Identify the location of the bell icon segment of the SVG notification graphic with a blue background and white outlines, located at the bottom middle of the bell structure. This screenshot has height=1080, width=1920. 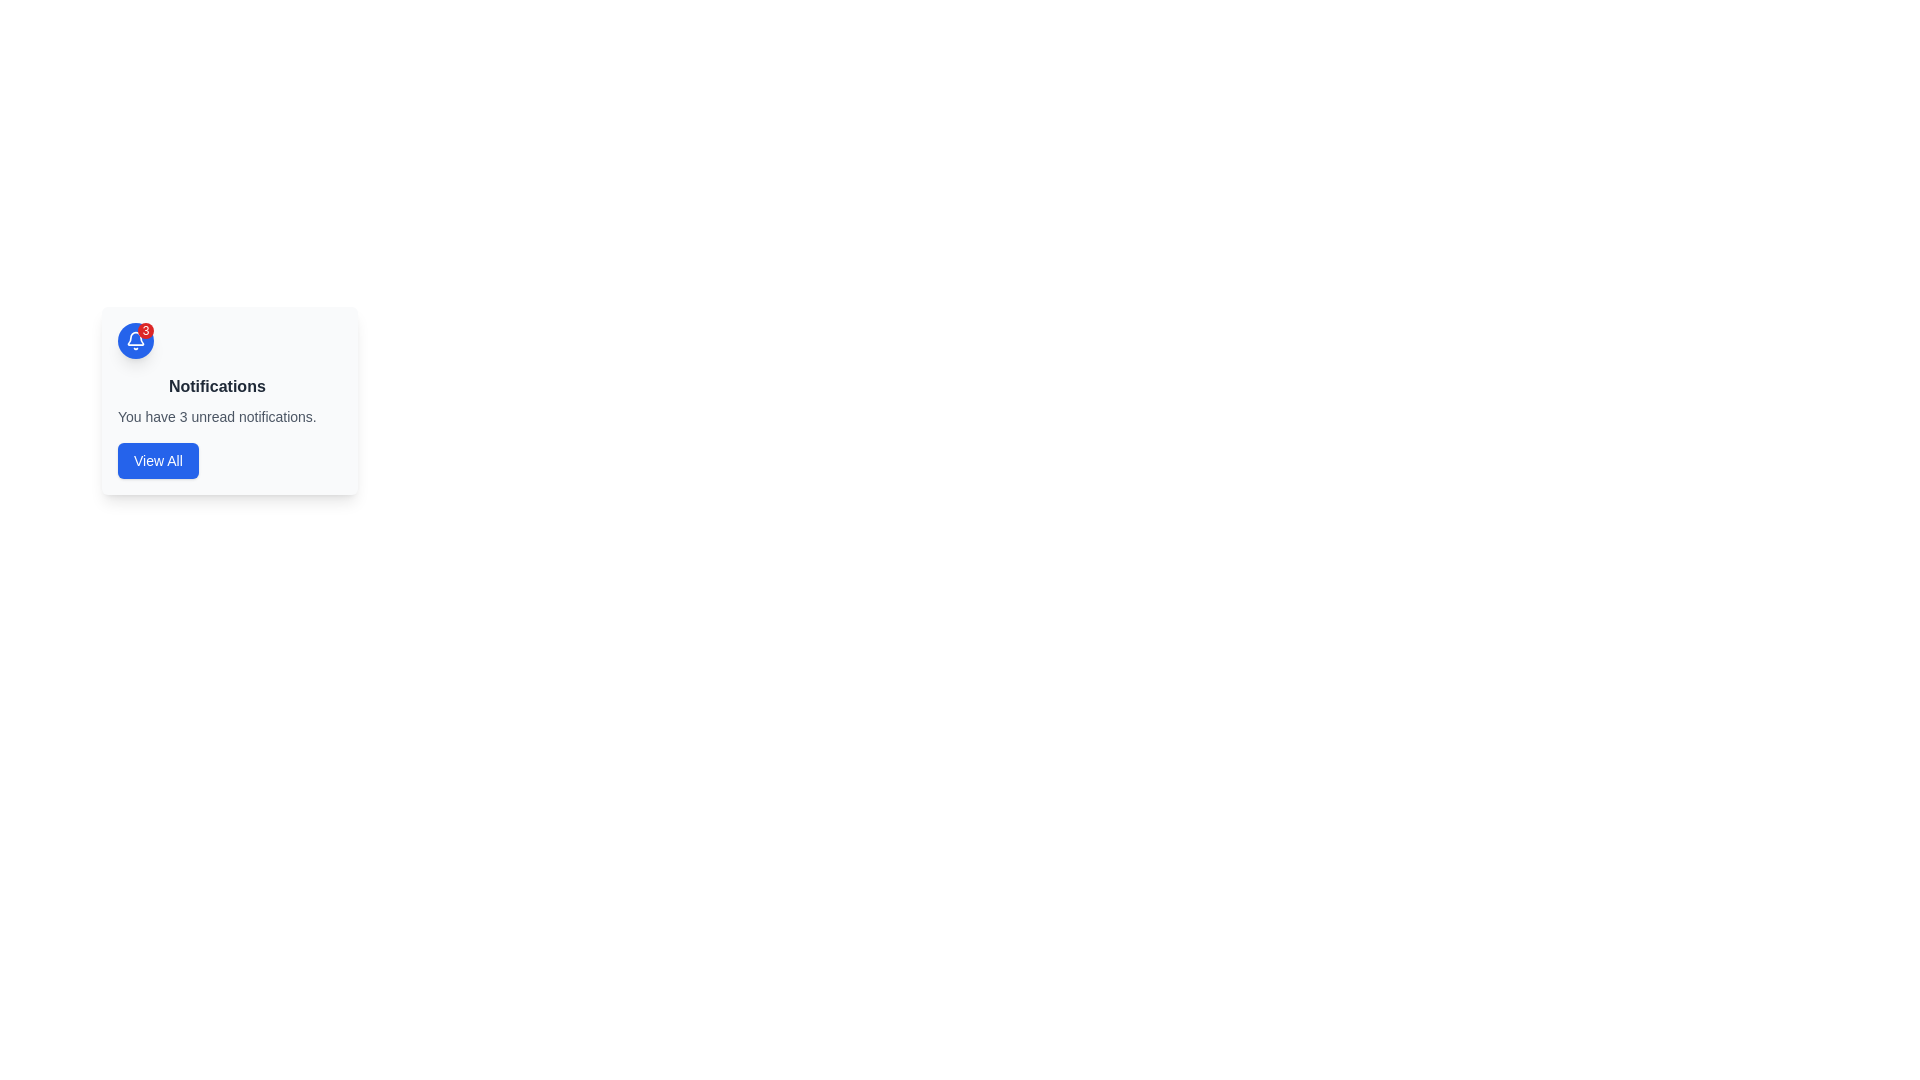
(134, 337).